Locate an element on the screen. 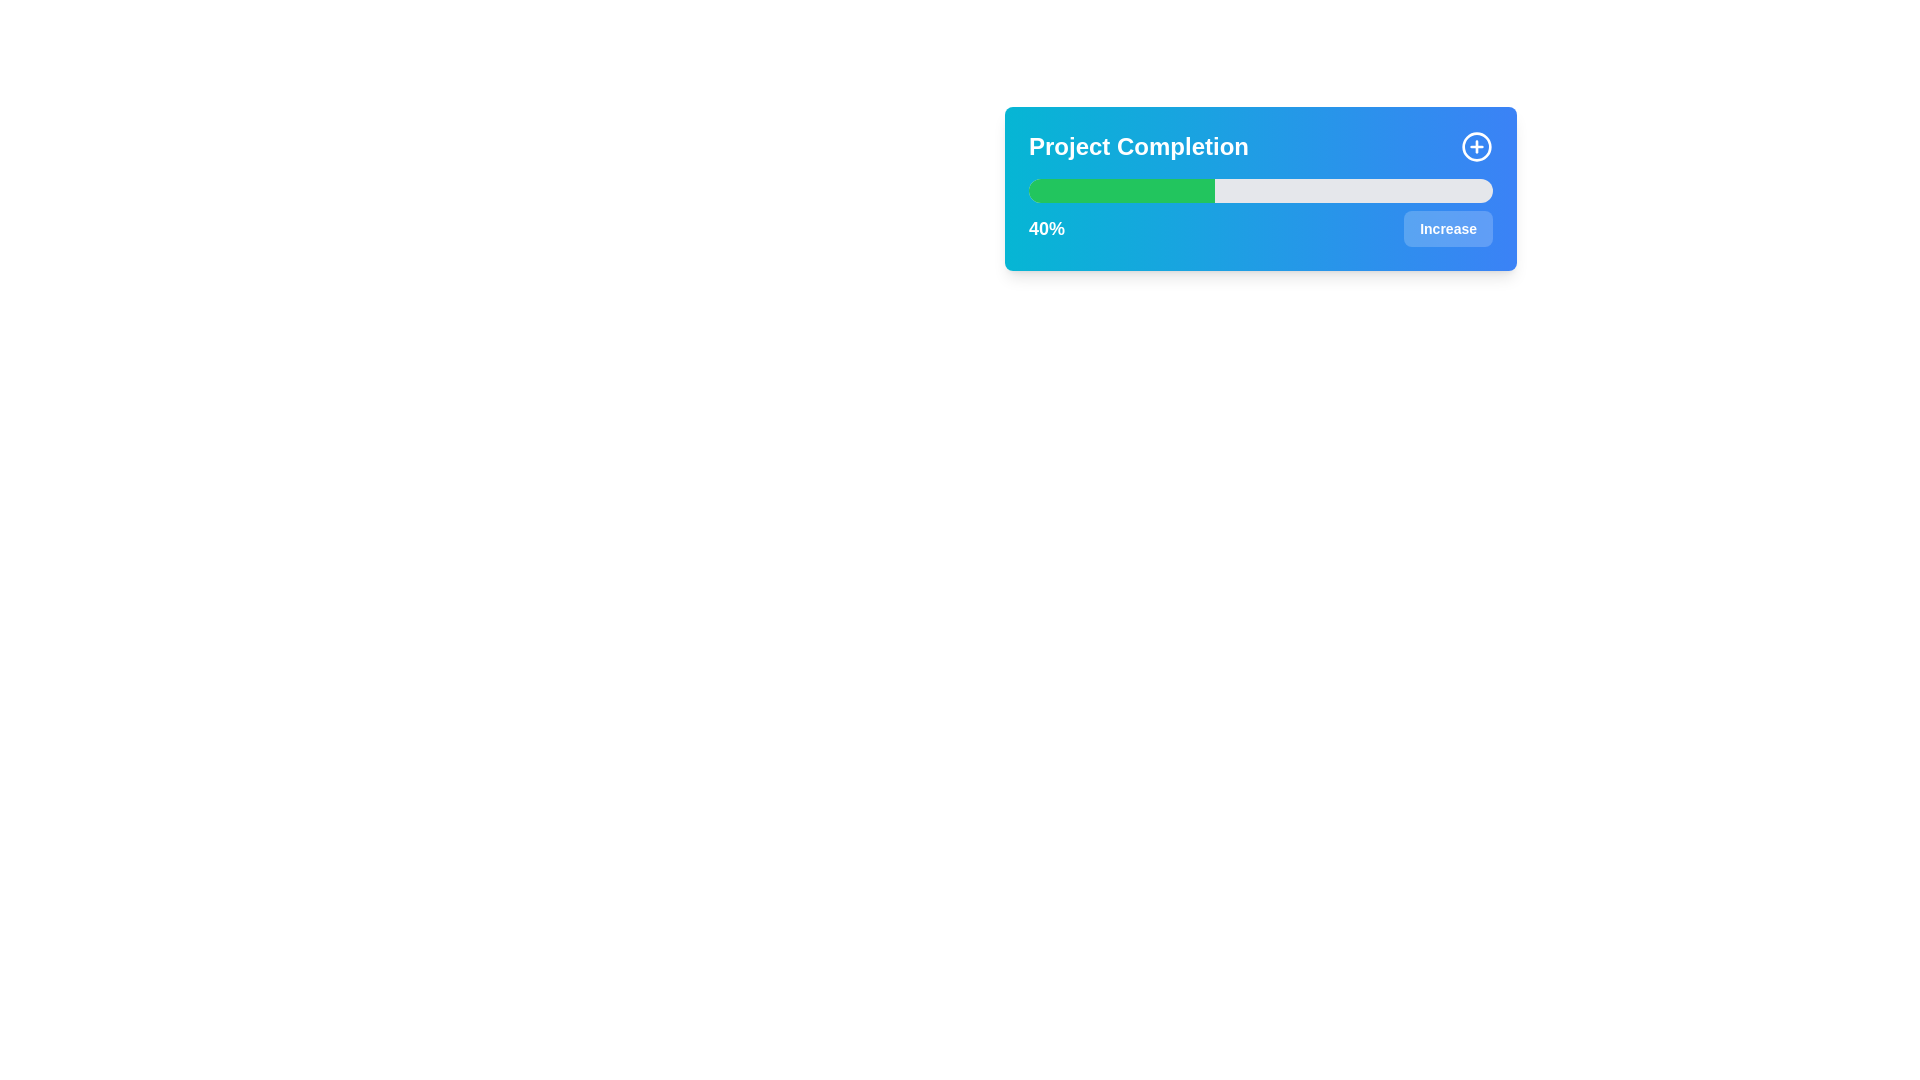 This screenshot has width=1920, height=1080. the progress bar that visually indicates 40% completion, positioned centrally below 'Project Completion' and above '40%' and the 'Increase' button is located at coordinates (1260, 191).